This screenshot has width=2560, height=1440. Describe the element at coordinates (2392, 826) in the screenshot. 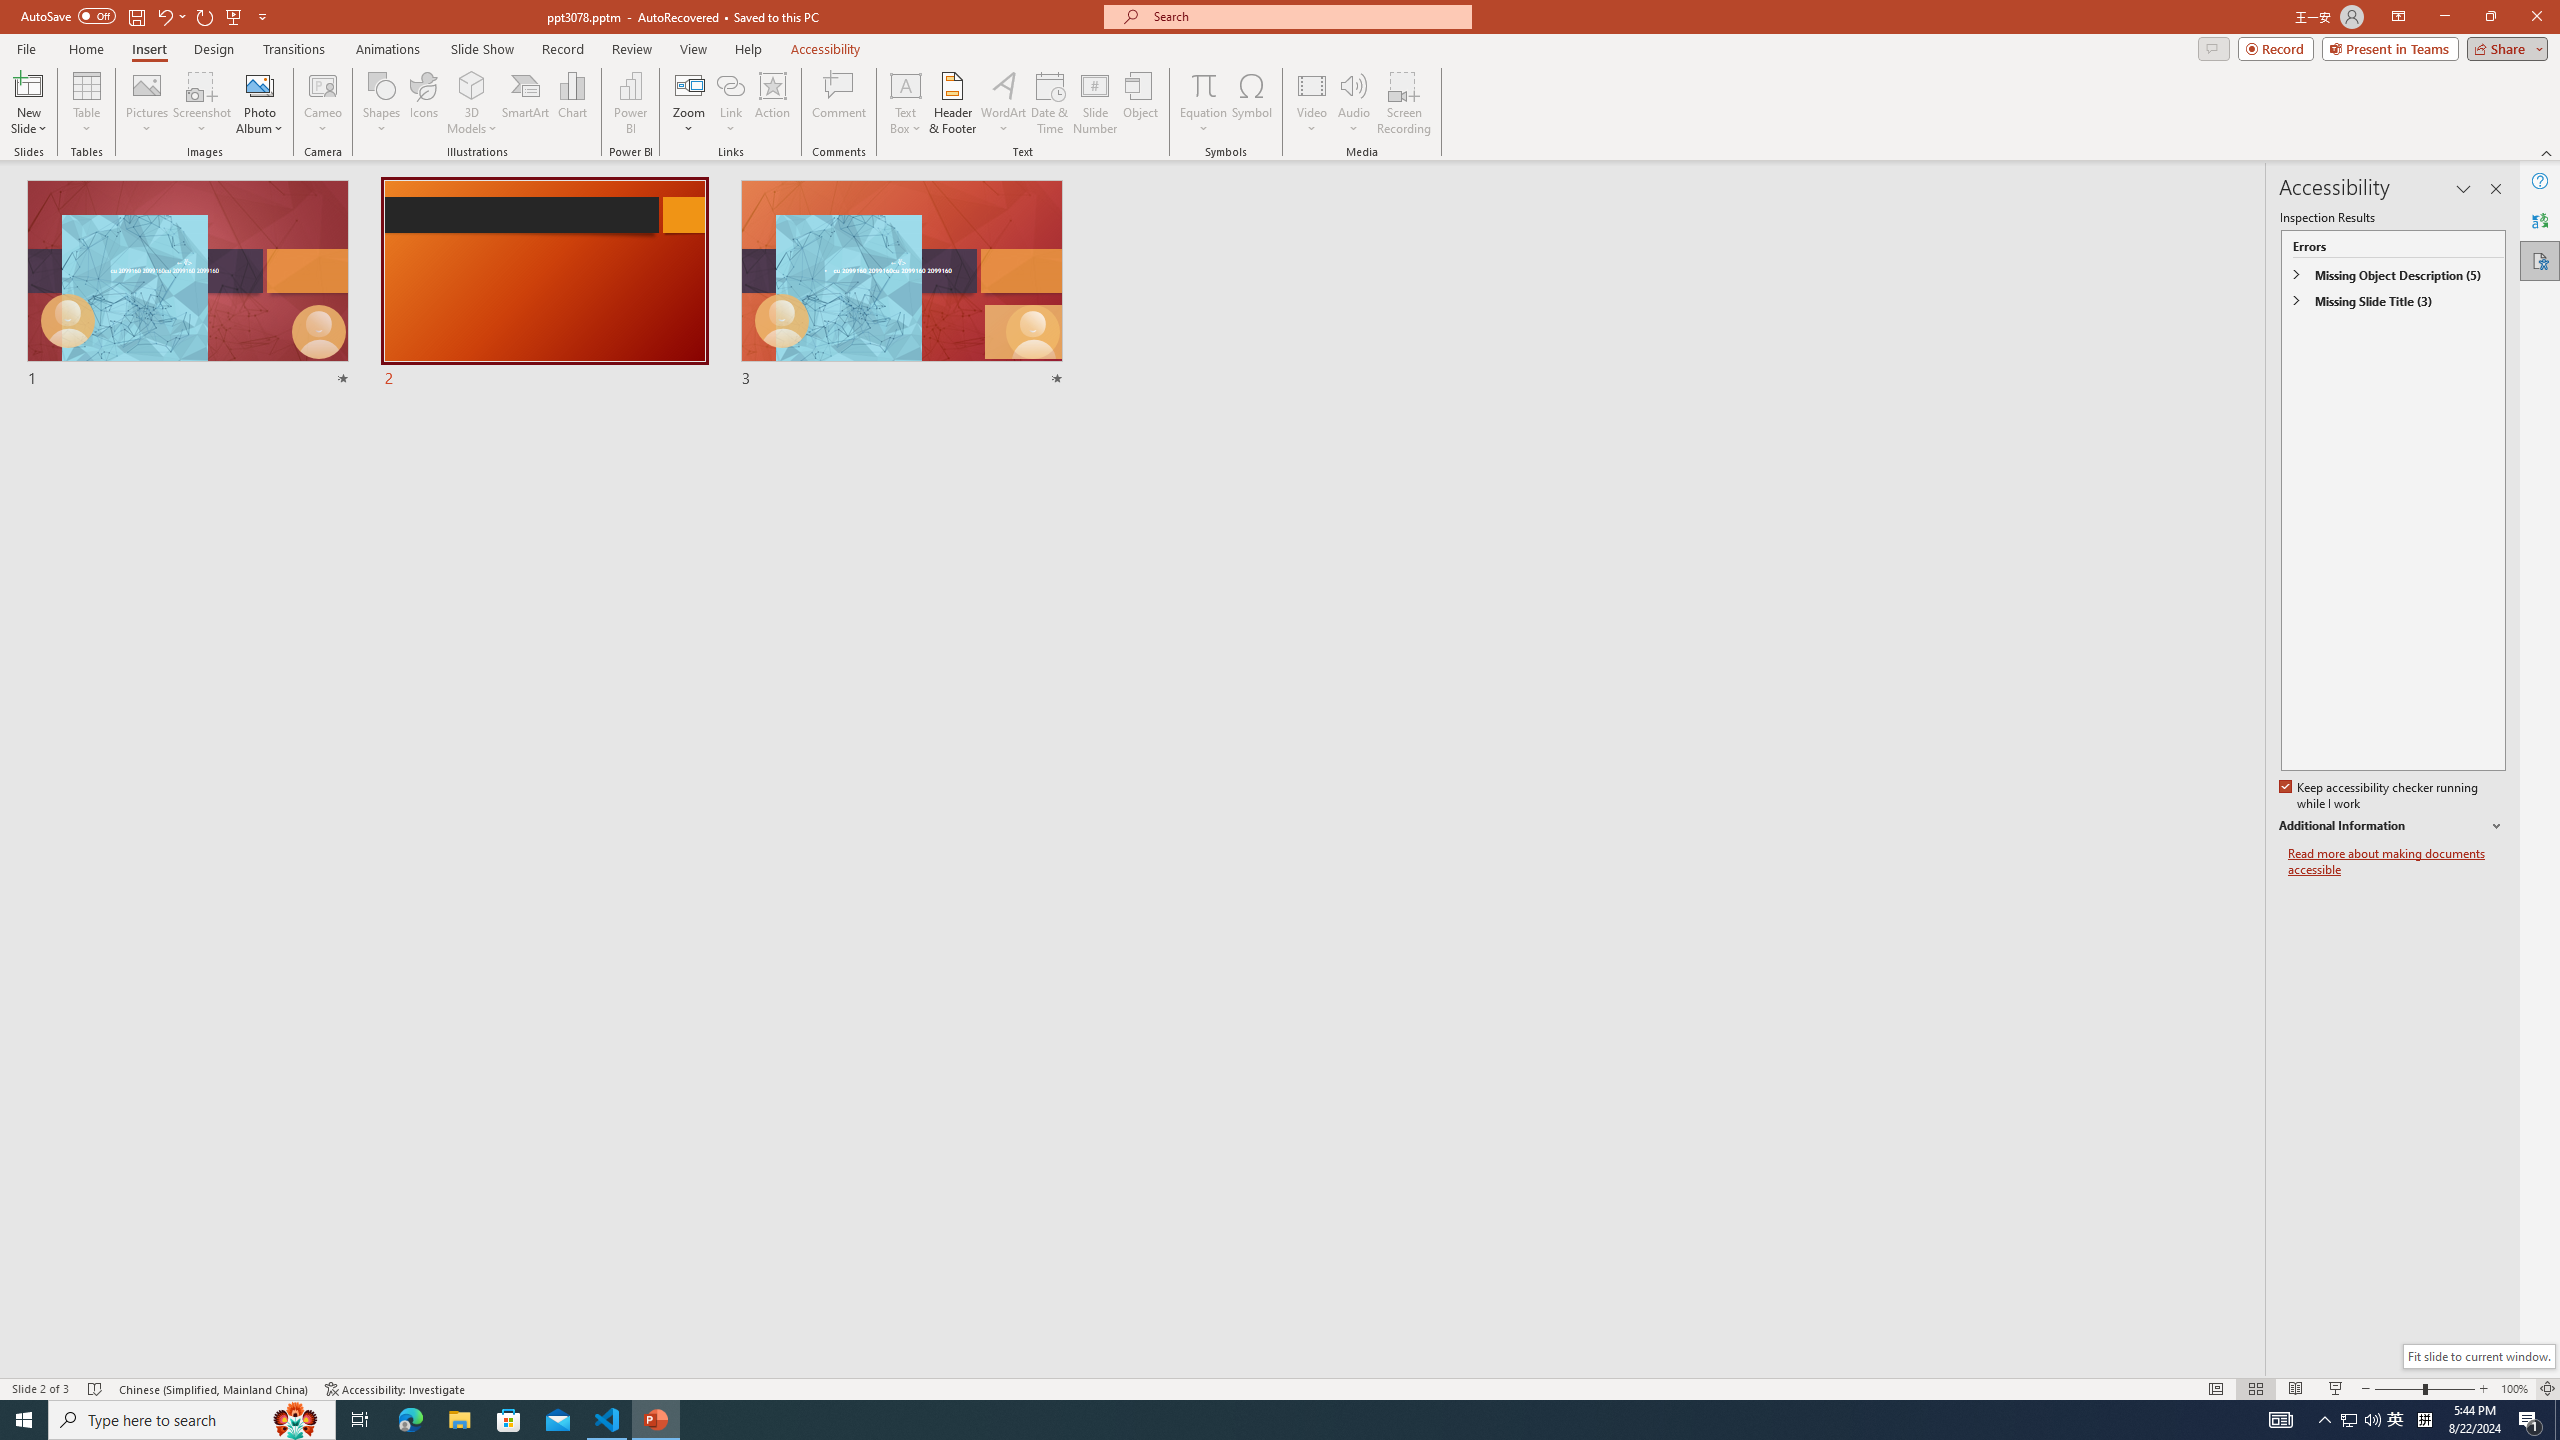

I see `'Additional Information'` at that location.